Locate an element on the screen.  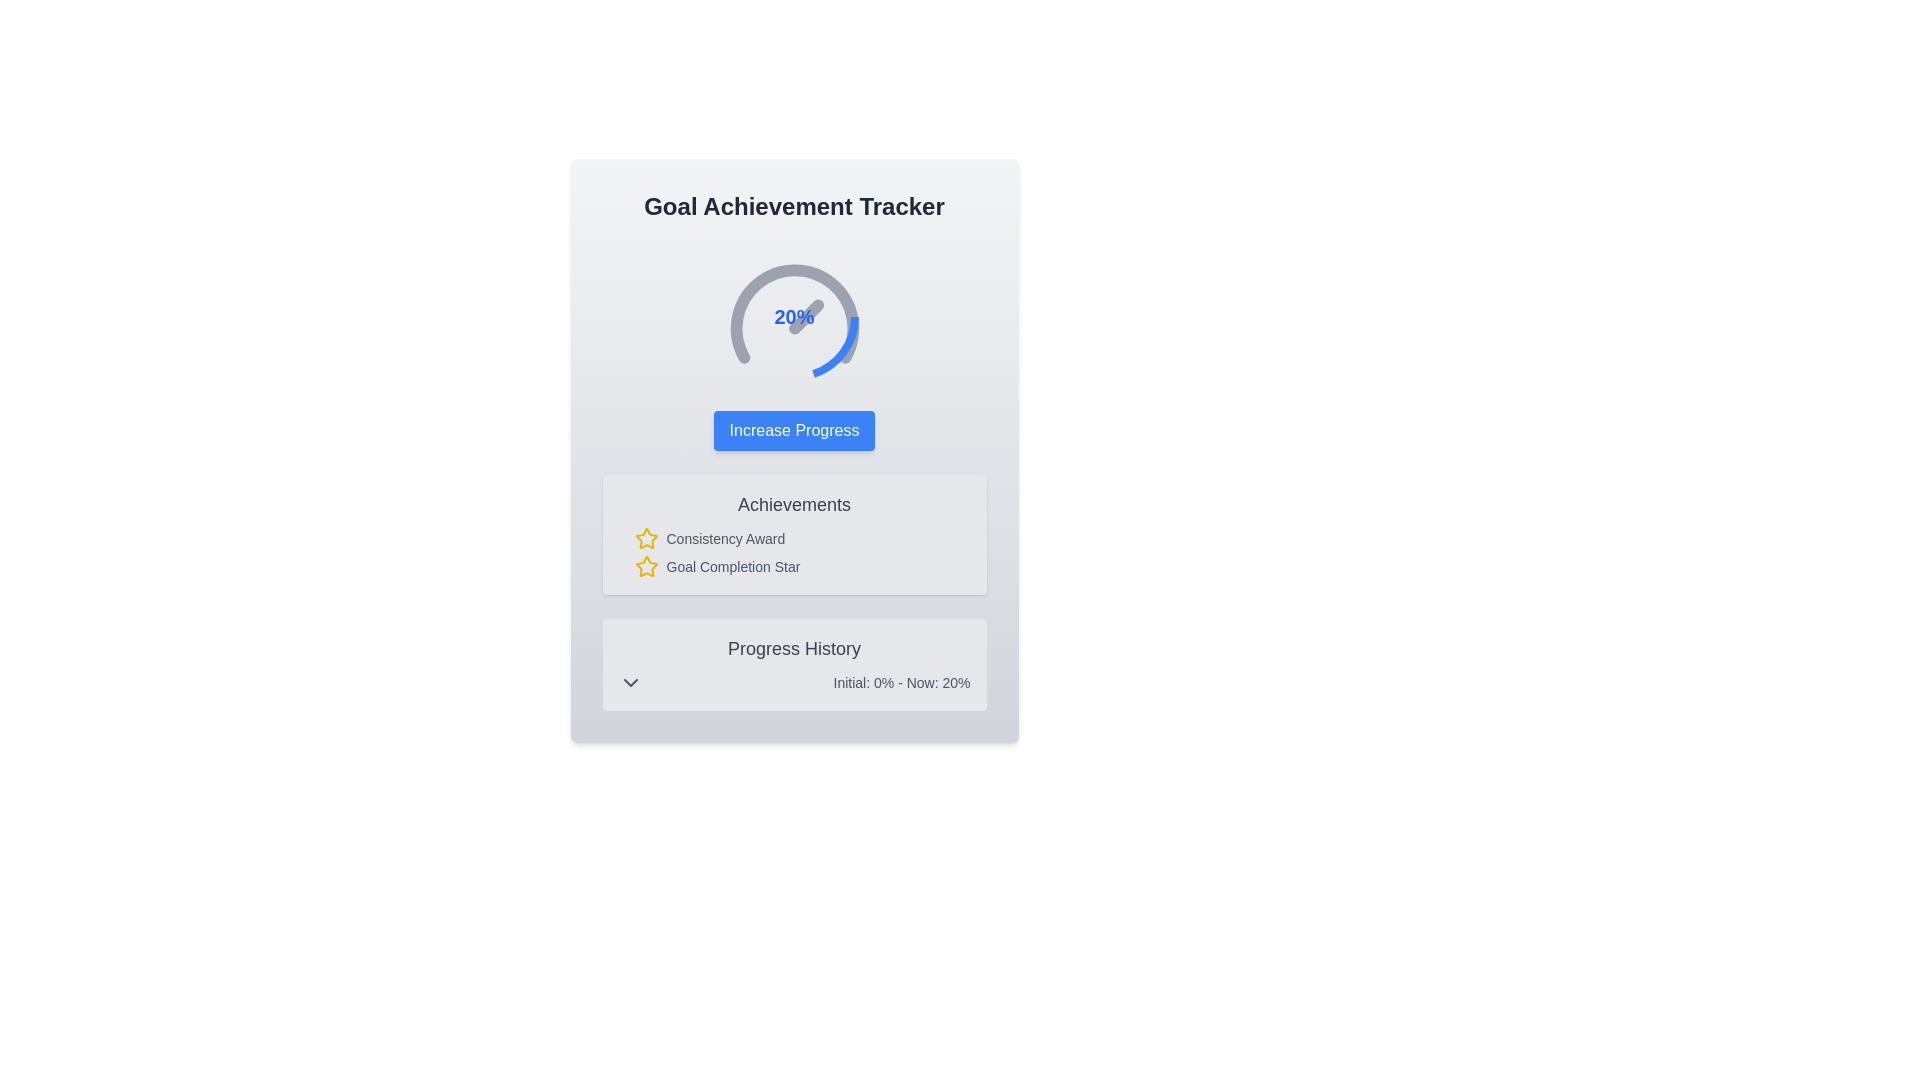
the downward-pointing chevron icon located in the 'Progress History' panel is located at coordinates (629, 681).